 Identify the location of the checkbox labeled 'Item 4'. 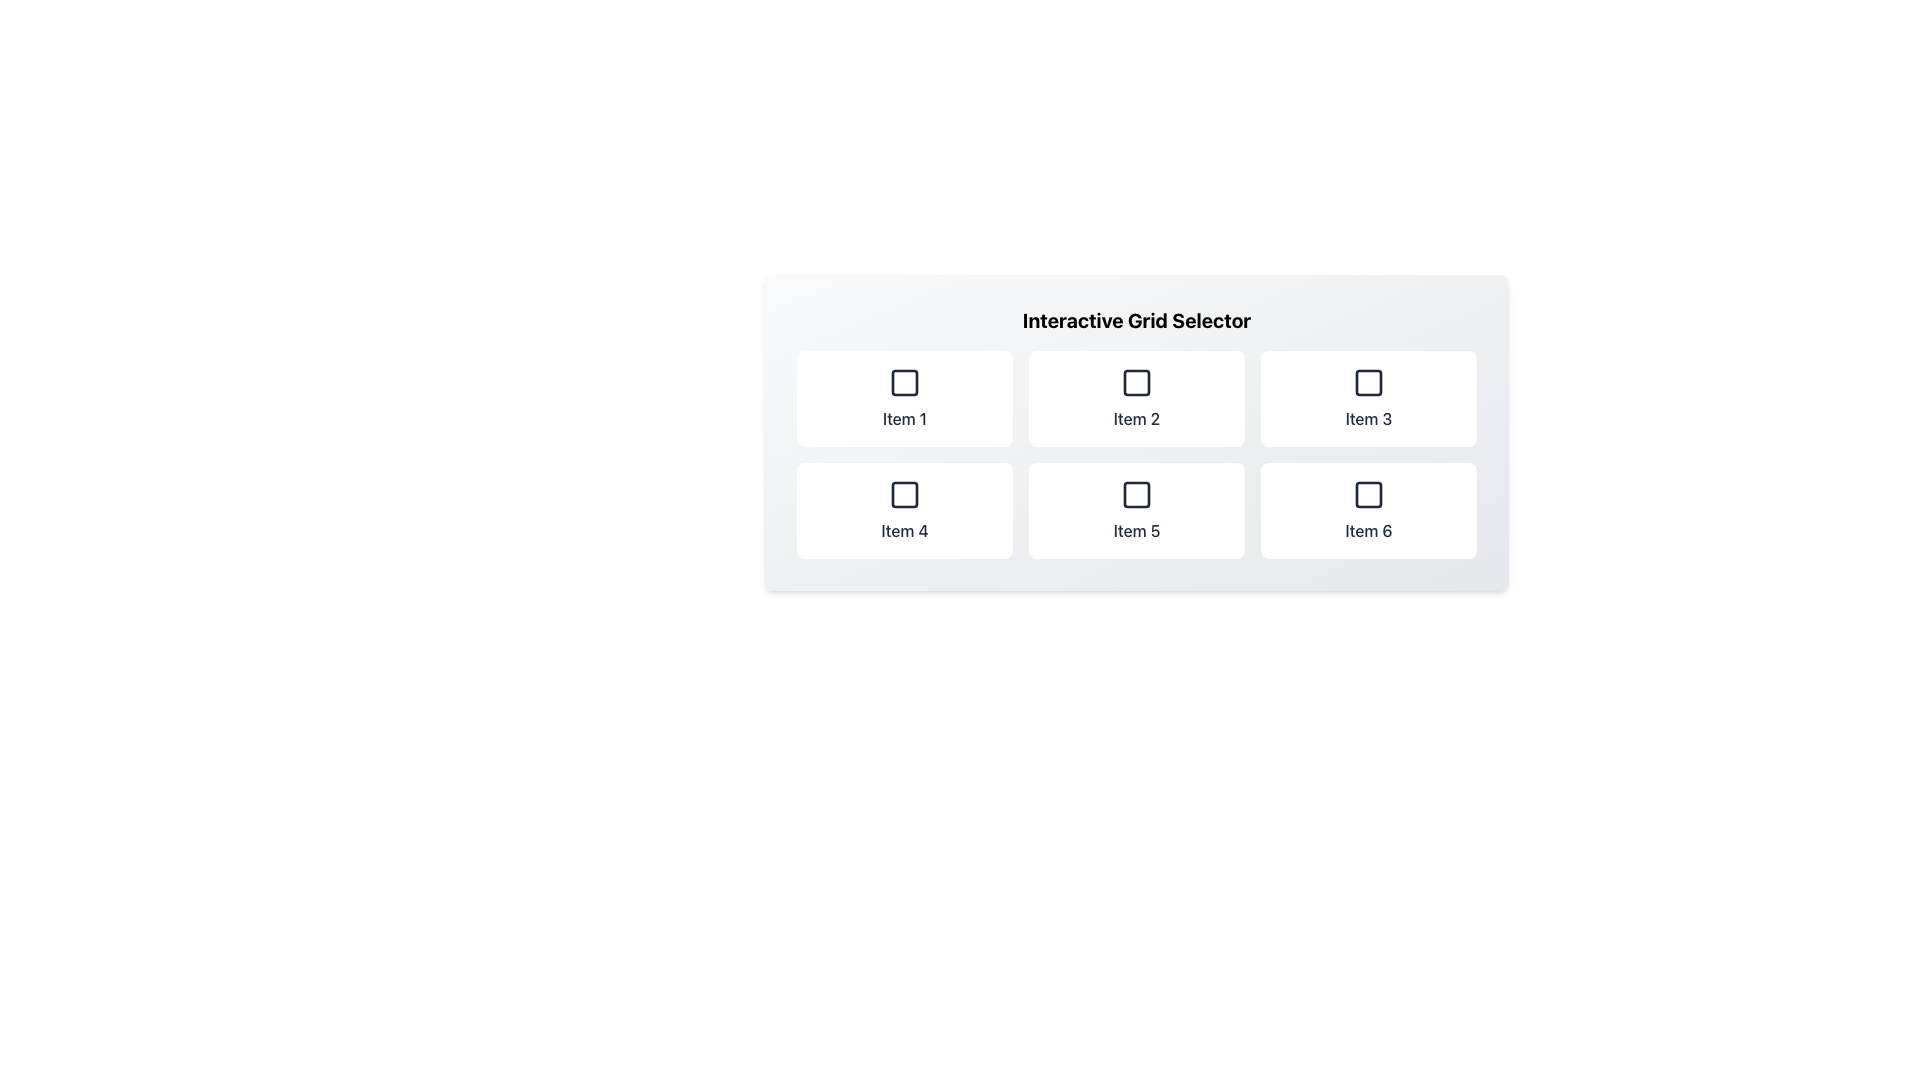
(904, 494).